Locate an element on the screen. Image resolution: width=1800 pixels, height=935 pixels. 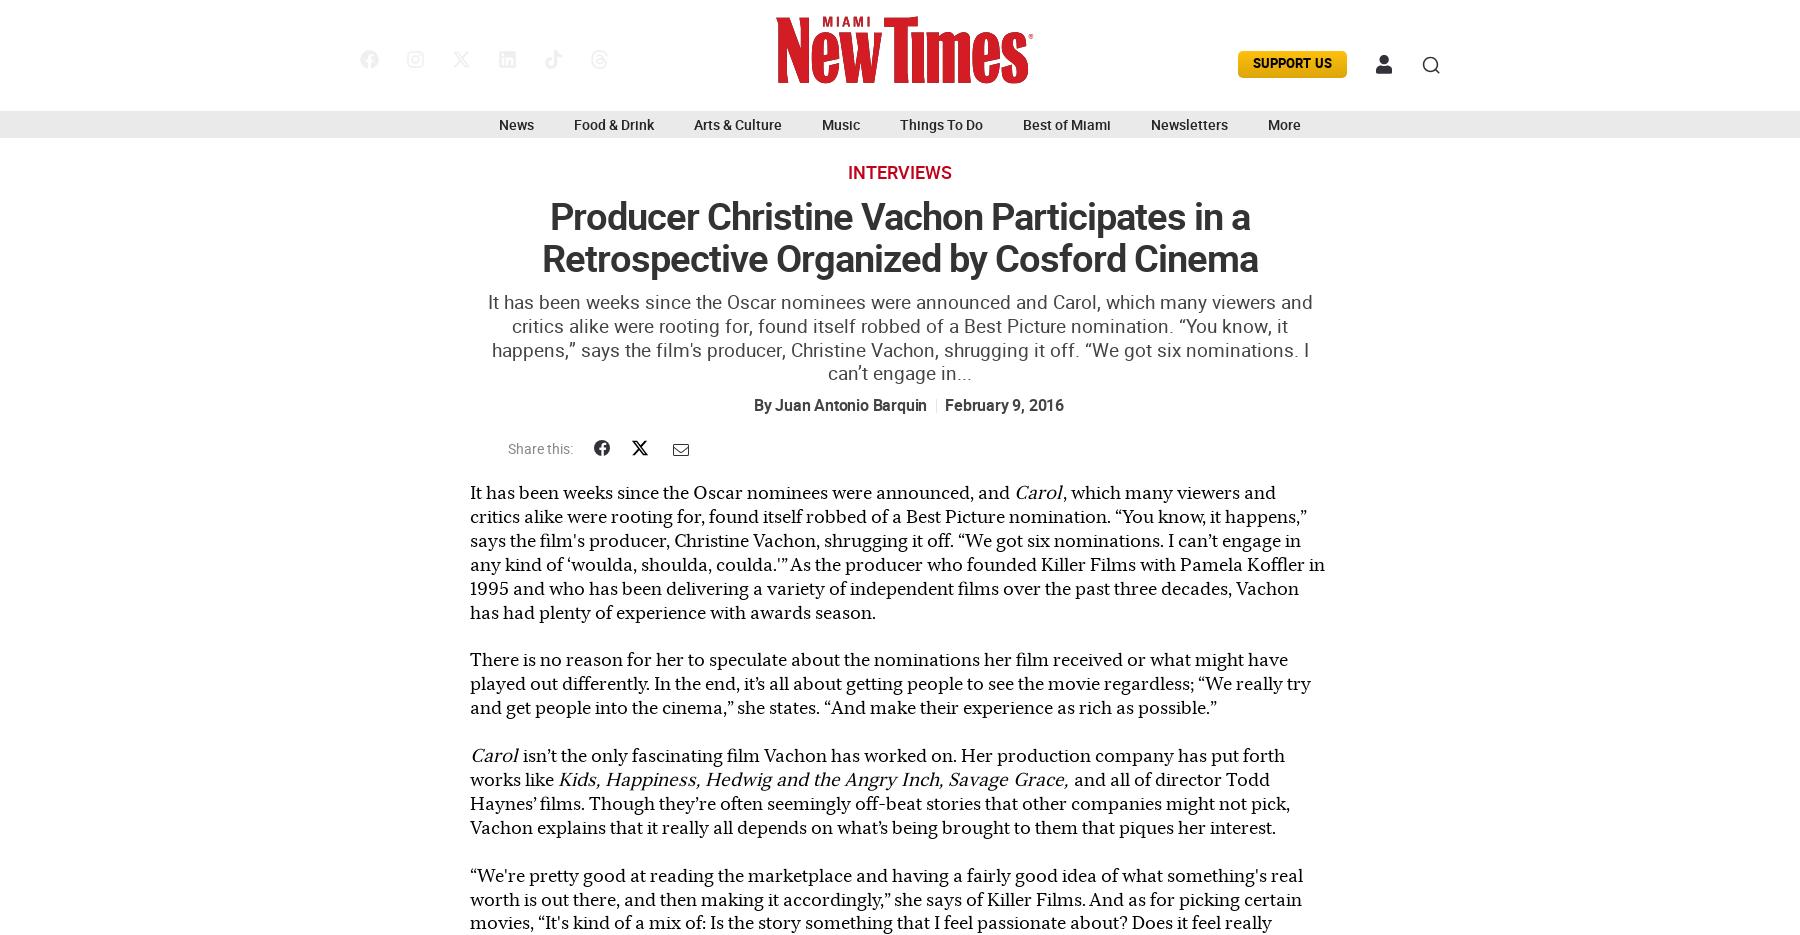
'There is no reason for her to speculate about the nominations her film received or what might have played out differently. In the end, it’s all about getting people to see the movie regardless; “We really try and get people into the cinema,” she states. “And make their experience as rich as possible.”' is located at coordinates (890, 682).